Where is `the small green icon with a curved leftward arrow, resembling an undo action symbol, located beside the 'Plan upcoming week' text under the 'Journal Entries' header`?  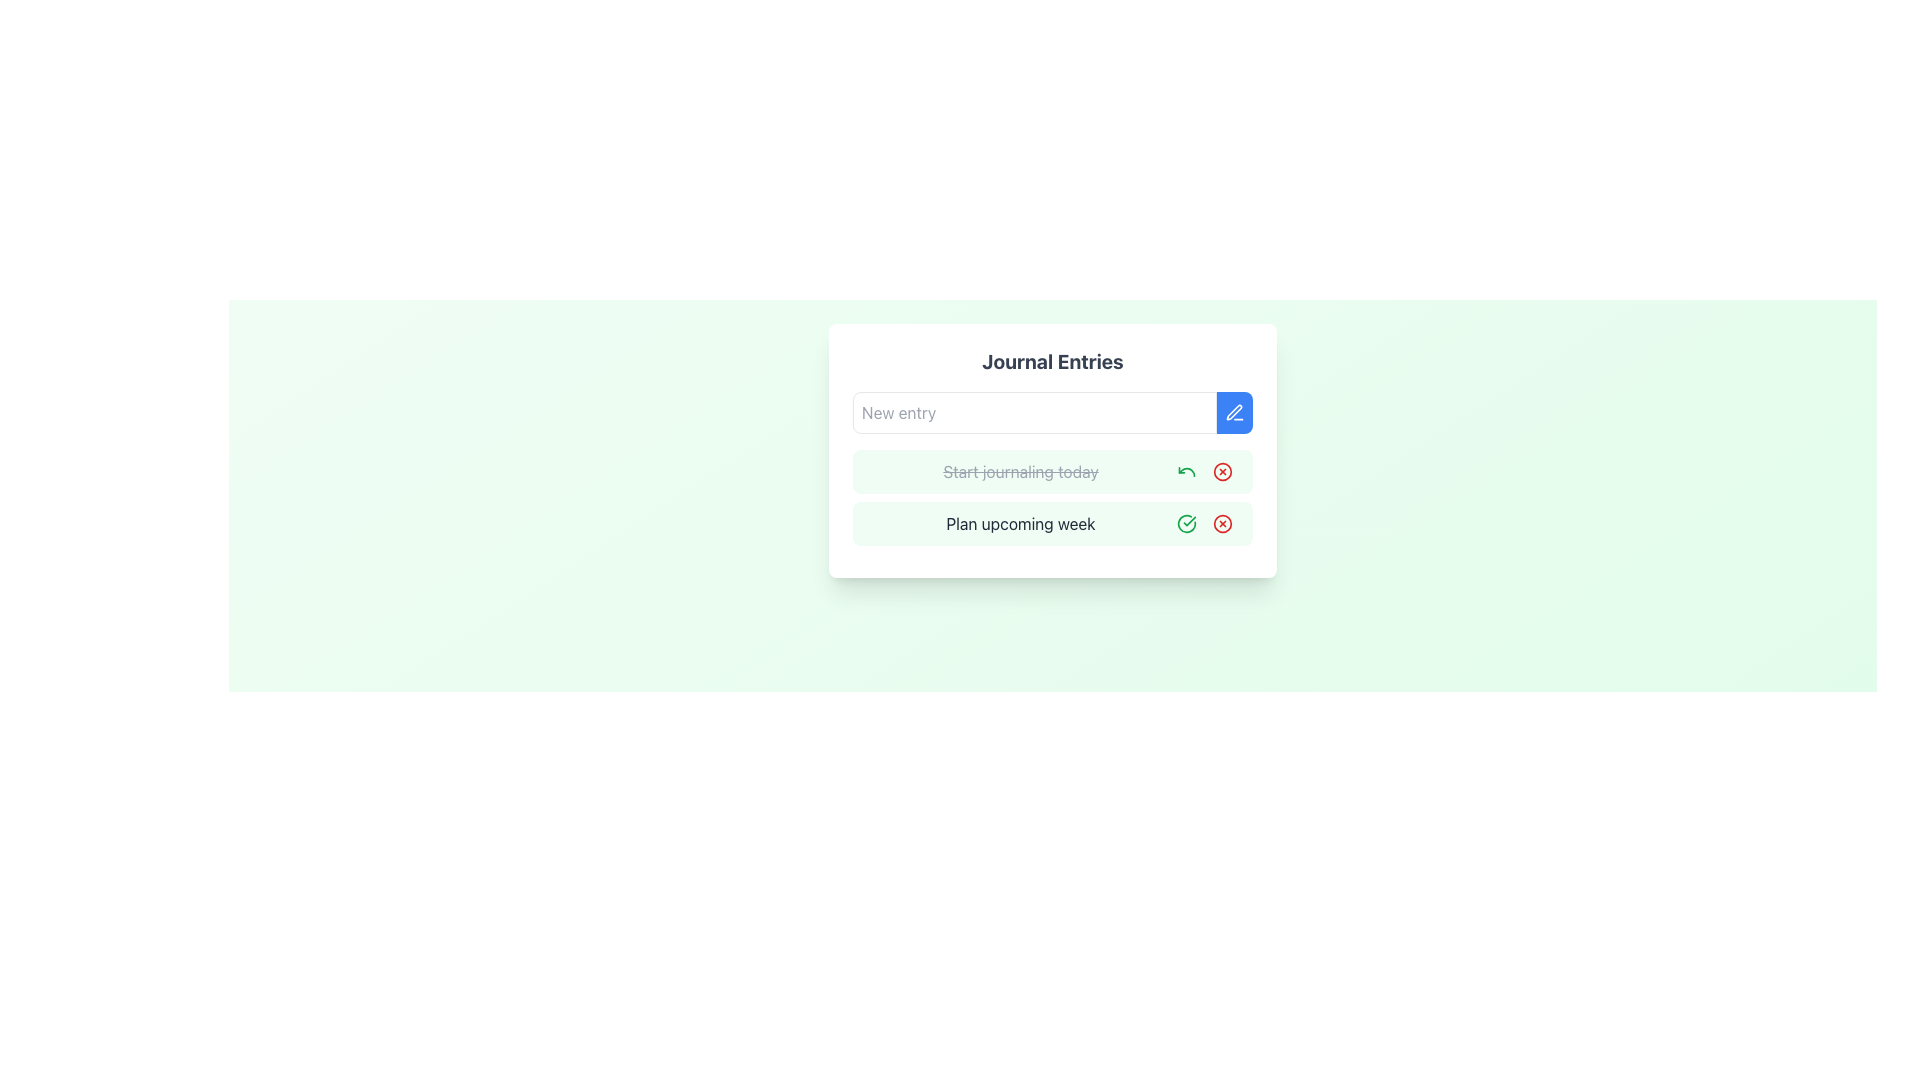
the small green icon with a curved leftward arrow, resembling an undo action symbol, located beside the 'Plan upcoming week' text under the 'Journal Entries' header is located at coordinates (1186, 471).